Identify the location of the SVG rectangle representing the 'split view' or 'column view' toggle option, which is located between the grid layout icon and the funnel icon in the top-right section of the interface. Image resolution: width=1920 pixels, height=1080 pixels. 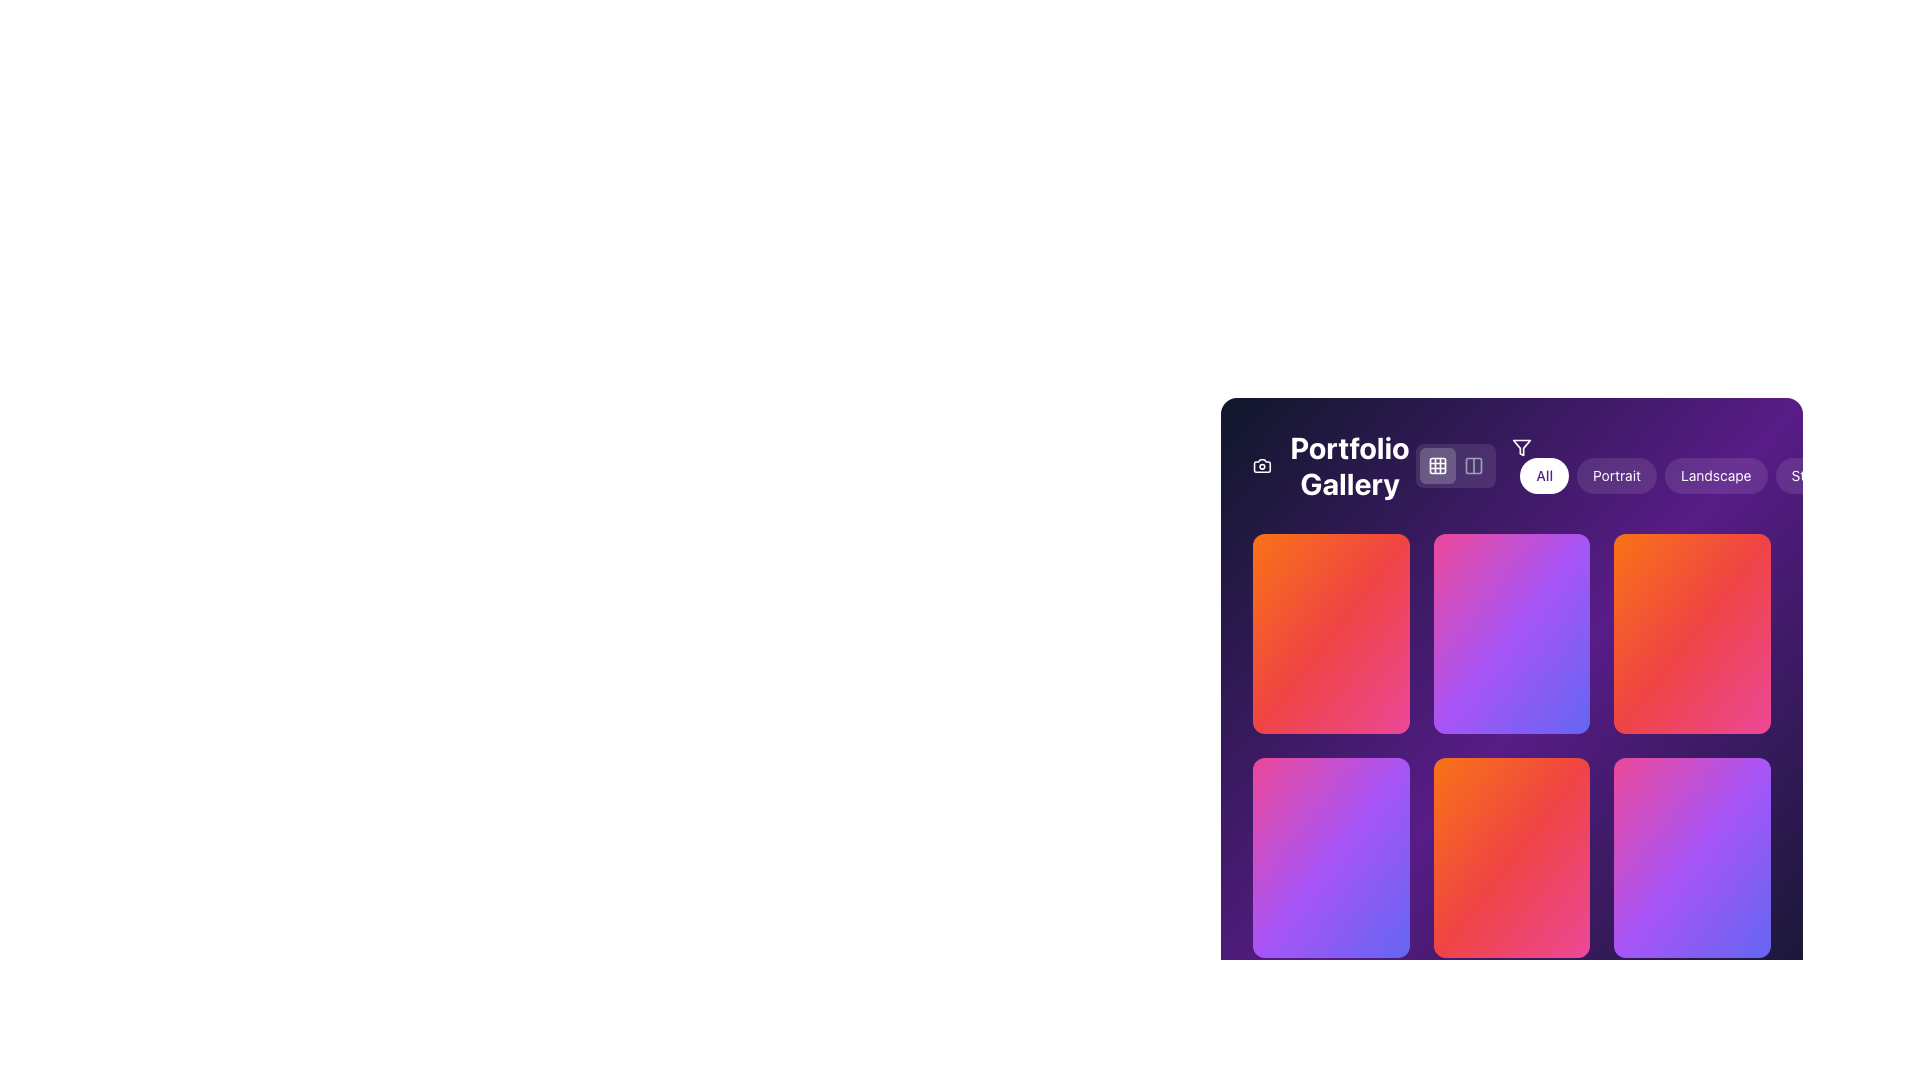
(1474, 466).